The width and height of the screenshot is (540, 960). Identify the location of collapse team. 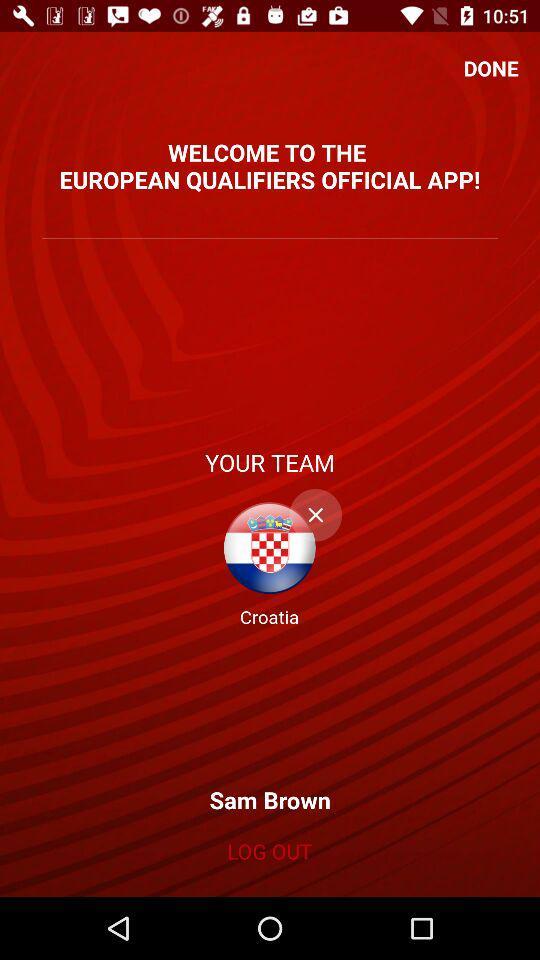
(315, 514).